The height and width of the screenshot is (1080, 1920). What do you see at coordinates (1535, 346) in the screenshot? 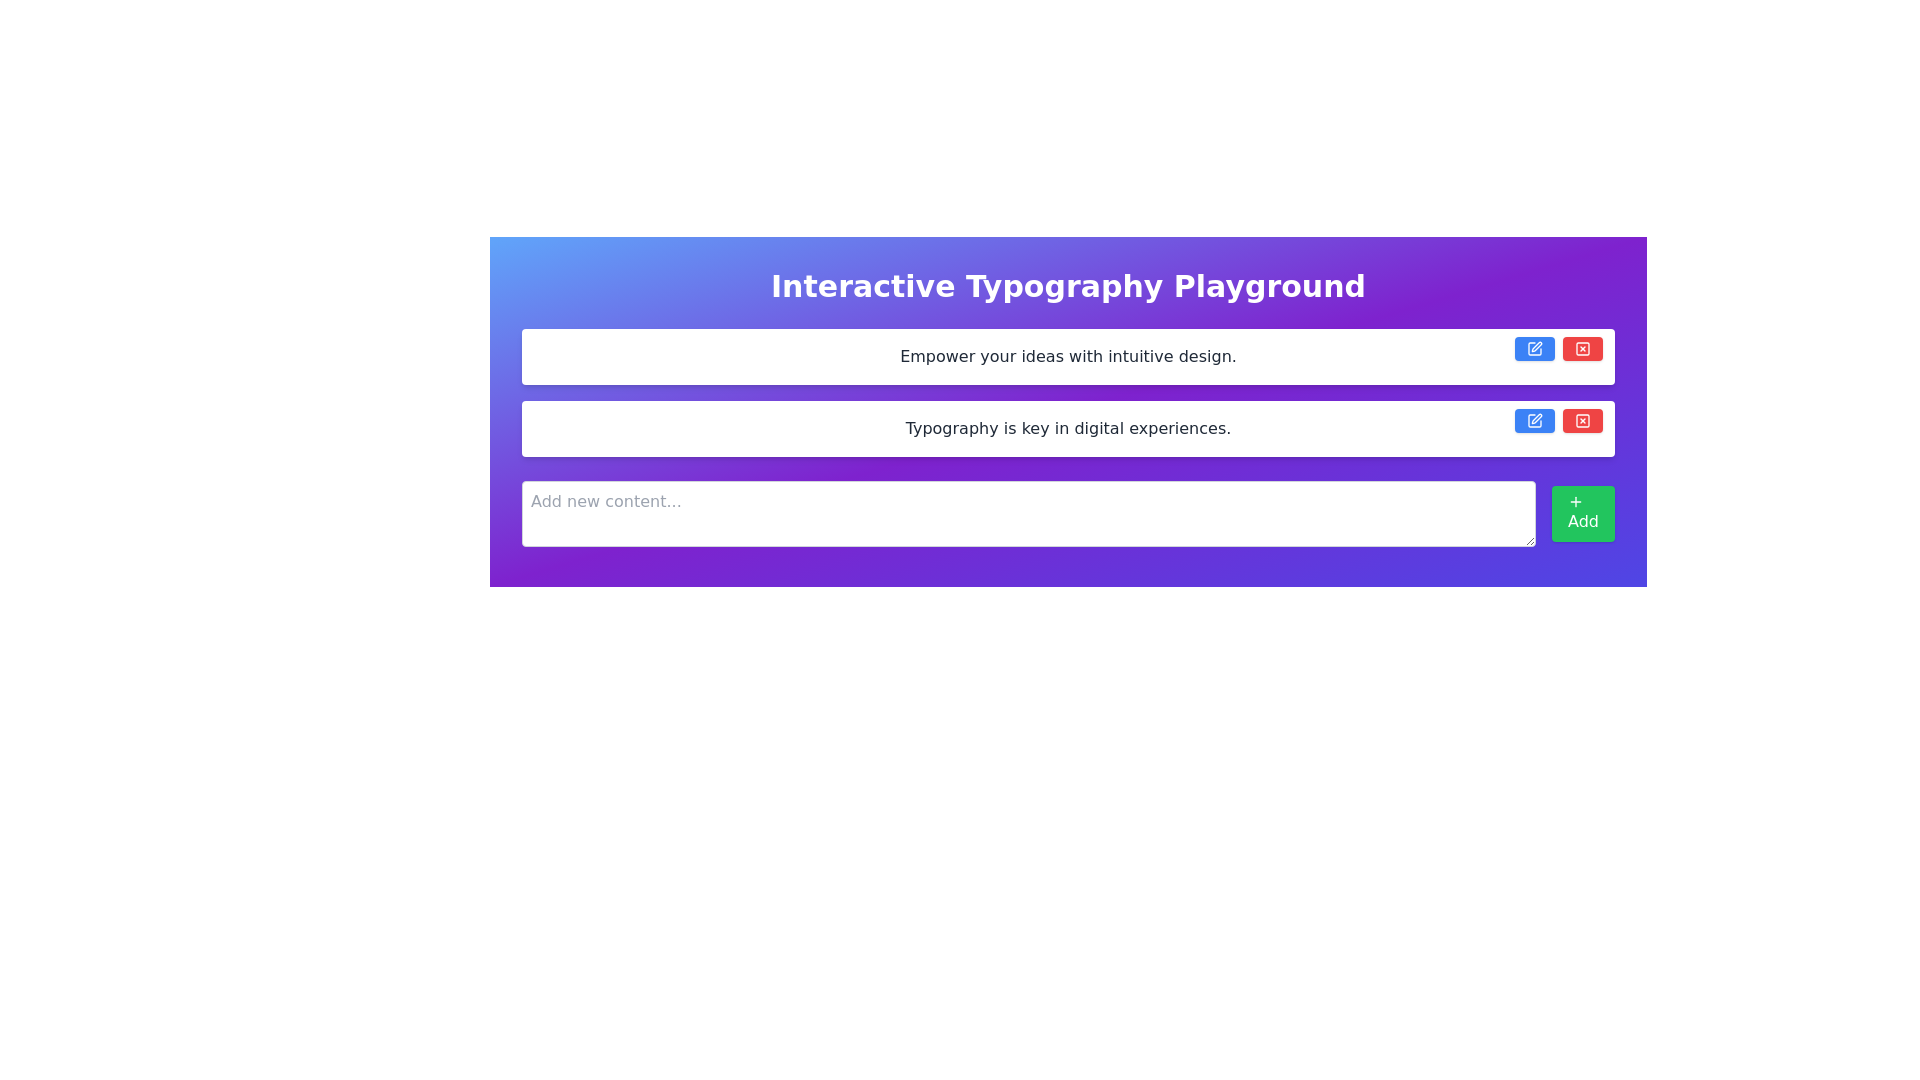
I see `the SVG-based edit icon located to the right of the first input field labeled 'Empower your ideas with intuitive design'` at bounding box center [1535, 346].